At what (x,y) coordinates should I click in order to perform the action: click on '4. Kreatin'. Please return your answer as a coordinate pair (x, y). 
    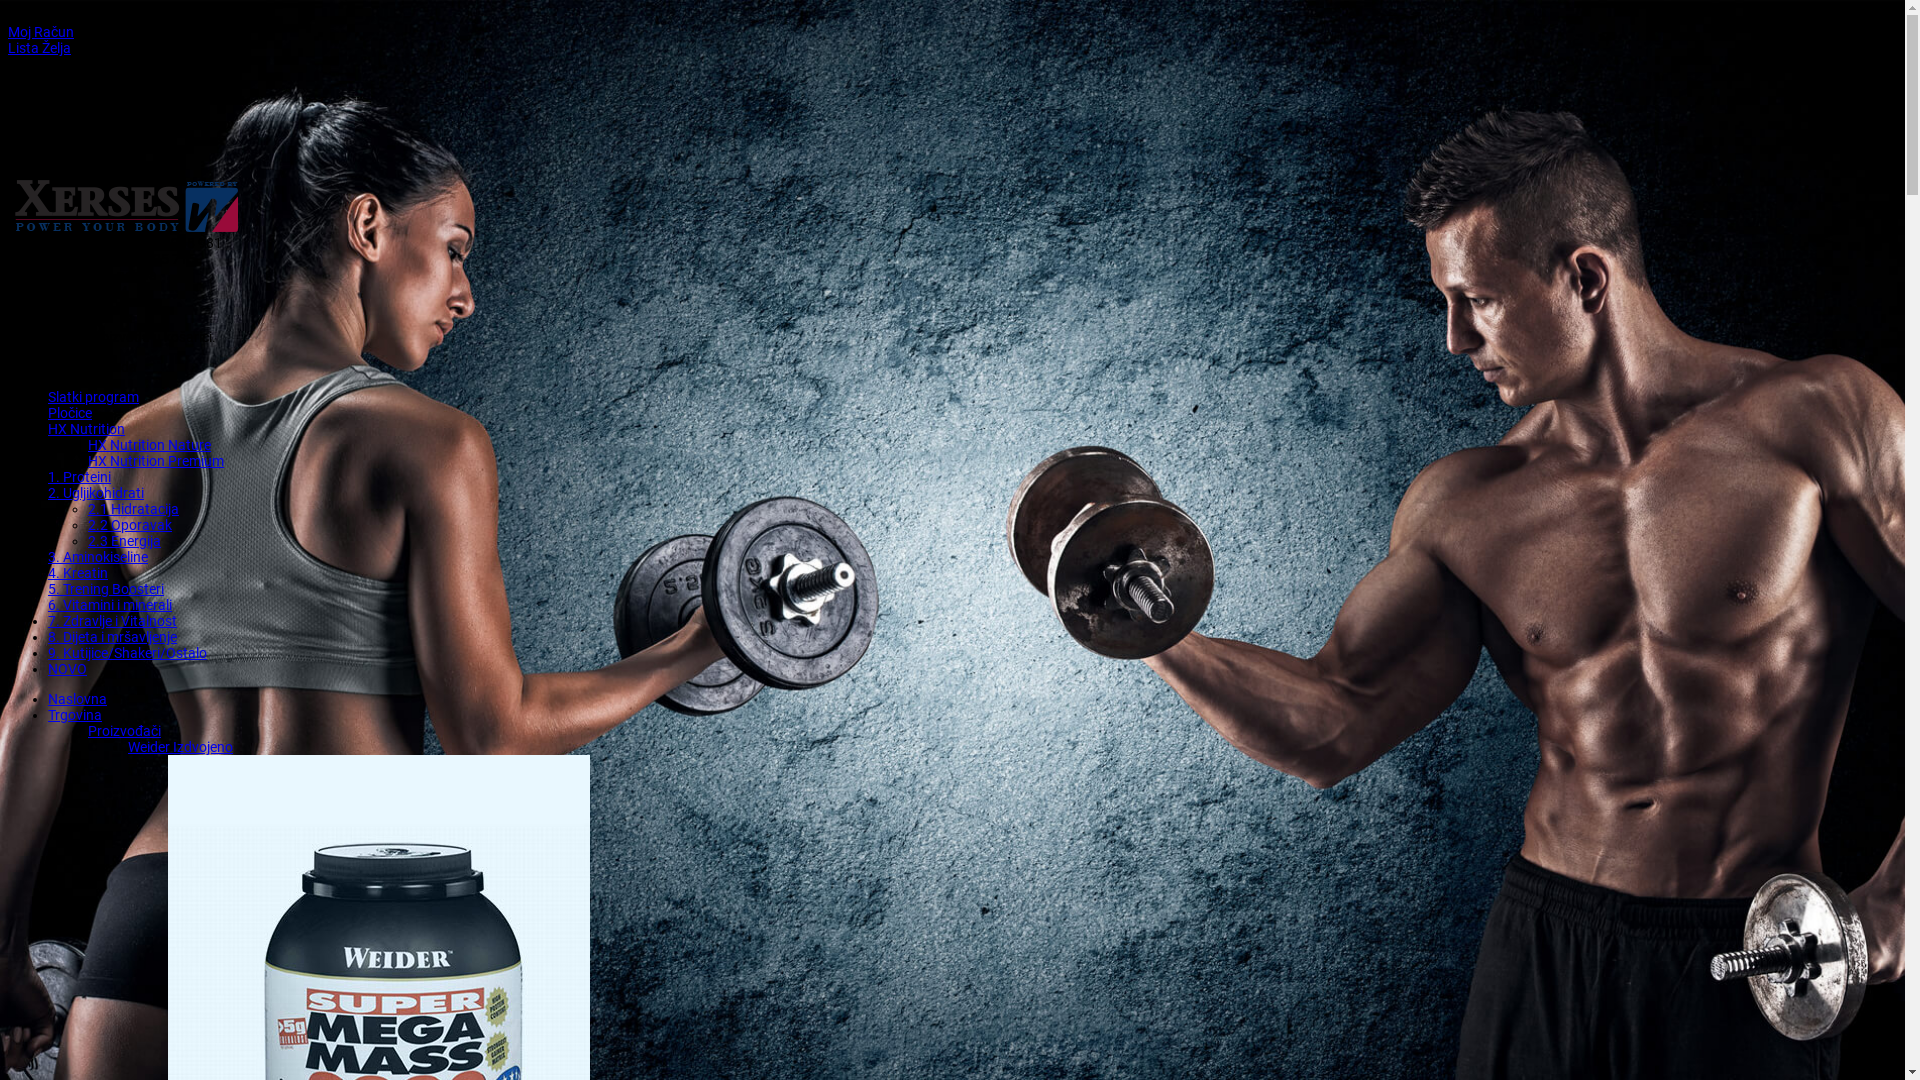
    Looking at the image, I should click on (77, 573).